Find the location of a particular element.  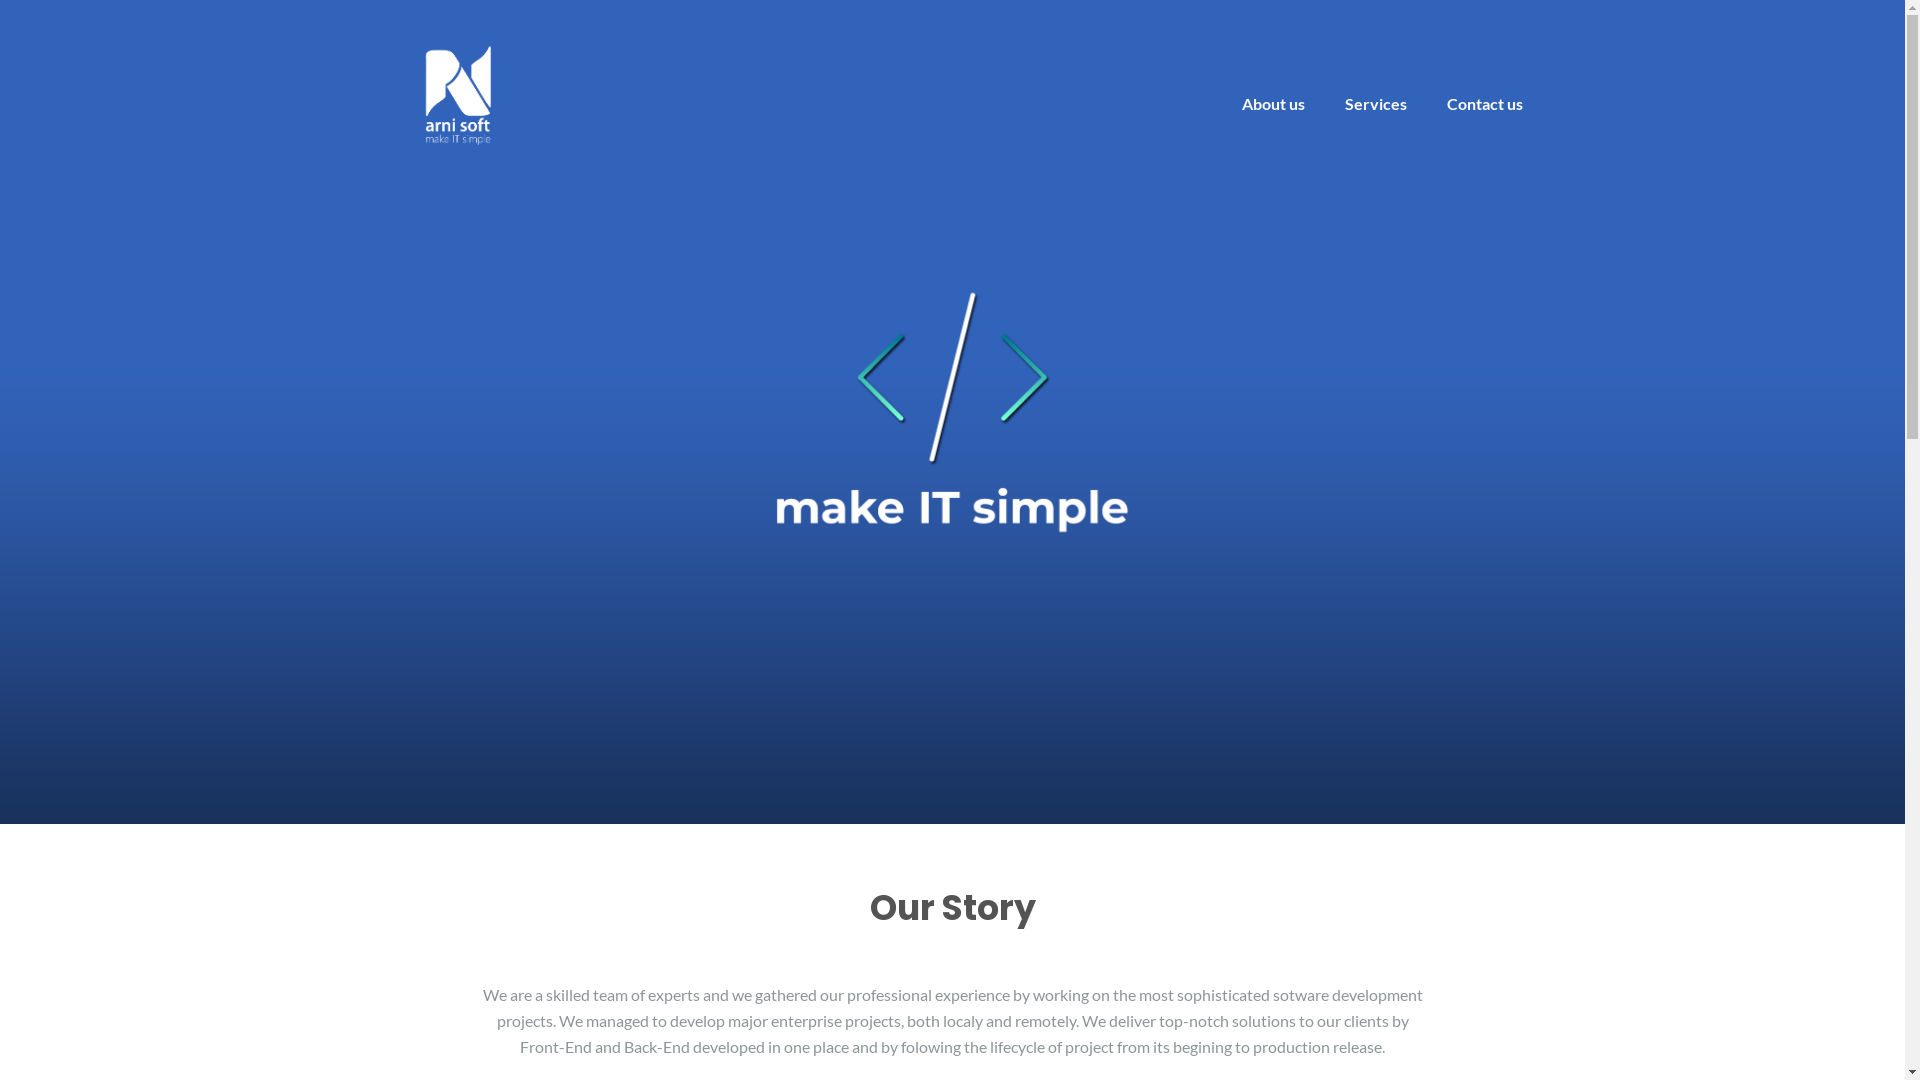

'Contact us' is located at coordinates (1483, 103).